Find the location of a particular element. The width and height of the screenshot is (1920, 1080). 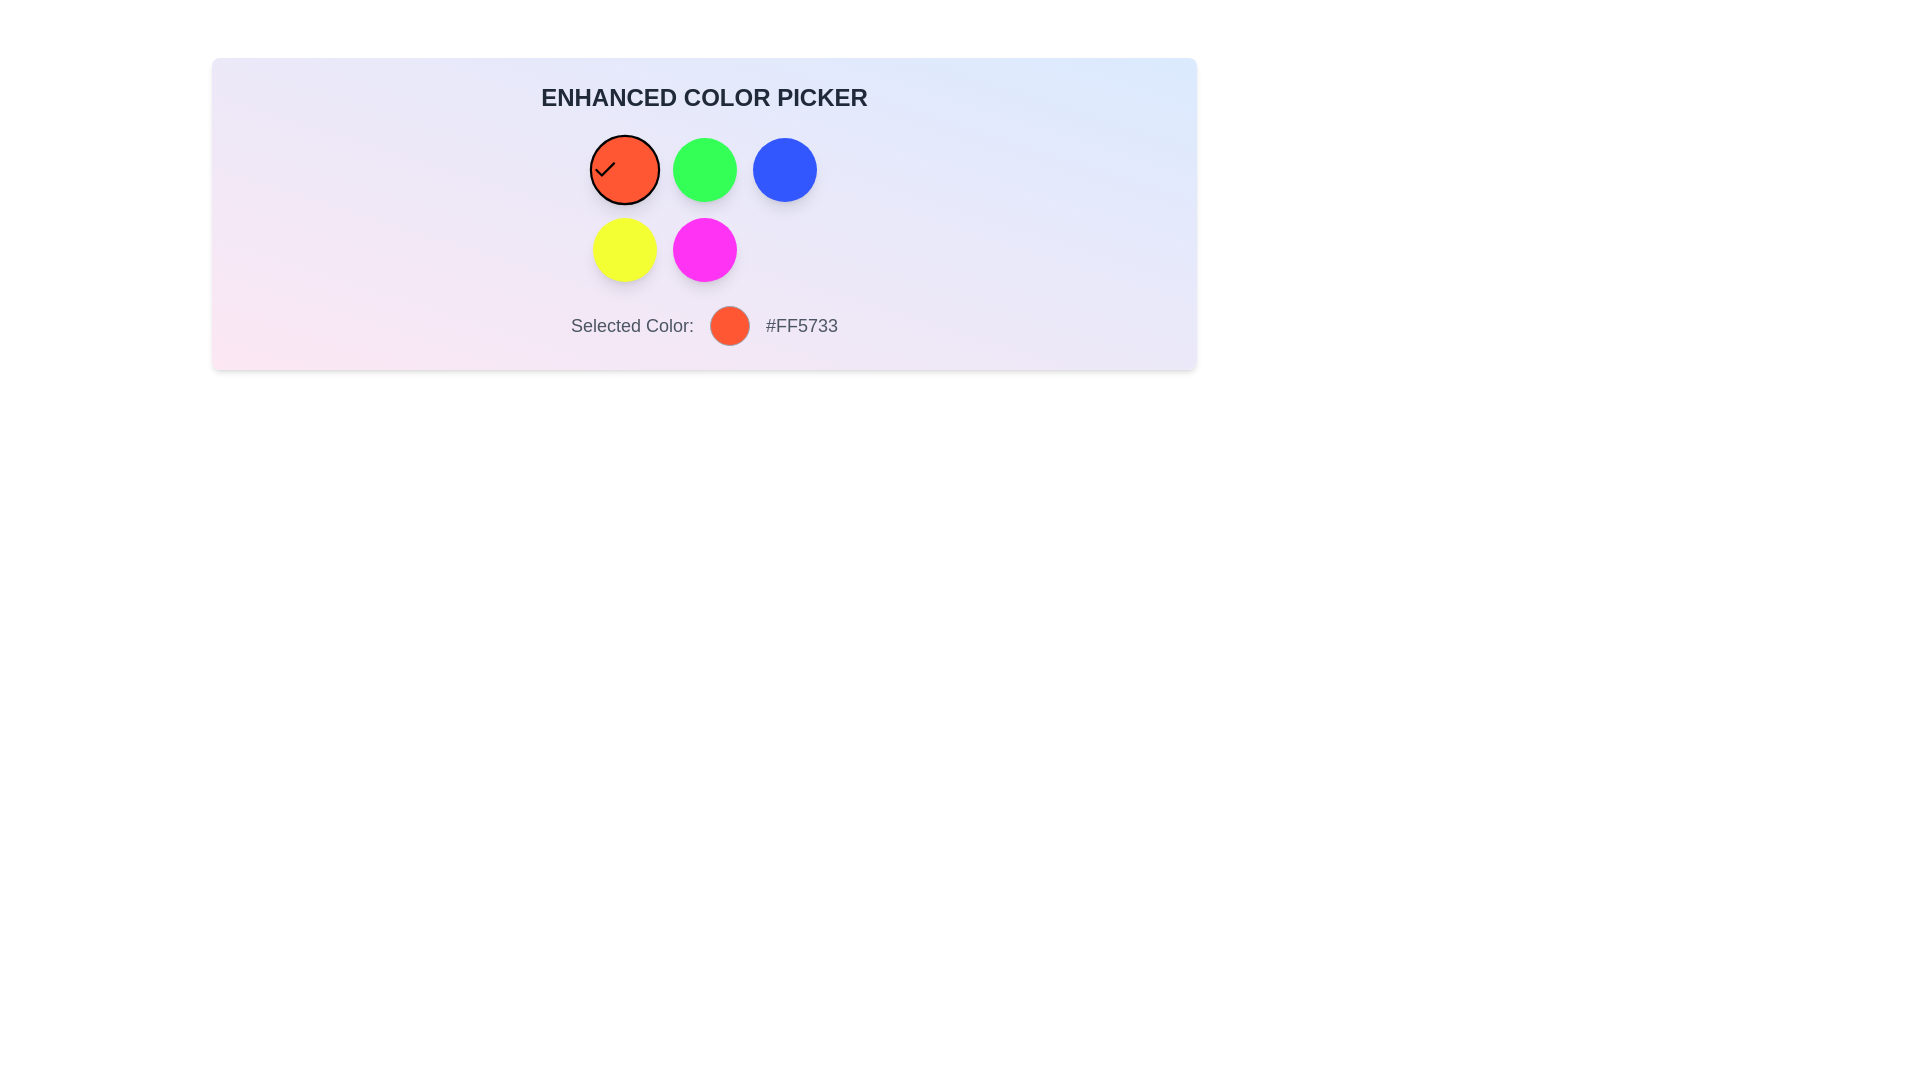

the first button in the top-left corner of the 3x2 grid layout of circular buttons beneath the title 'ENHANCED COLOR PICKER' is located at coordinates (623, 168).